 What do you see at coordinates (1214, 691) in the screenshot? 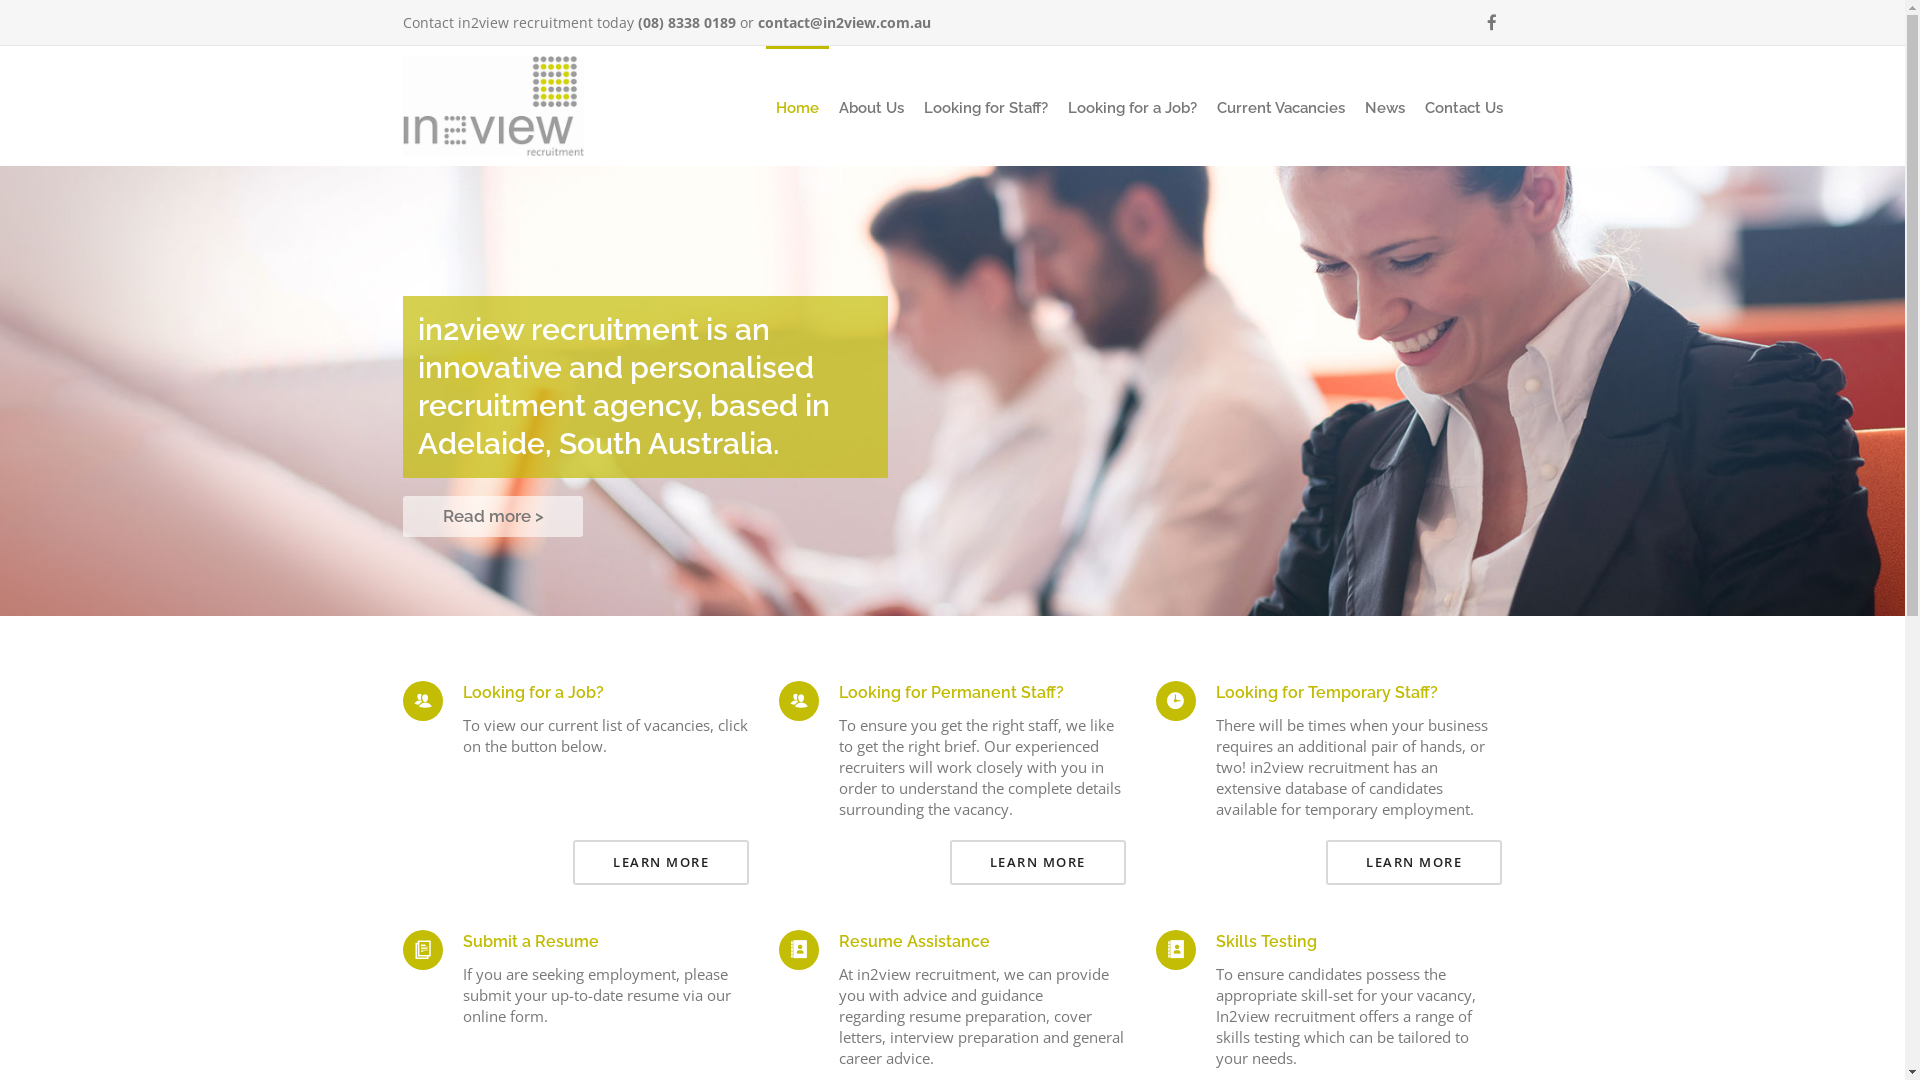
I see `'Looking for Temporary Staff?'` at bounding box center [1214, 691].